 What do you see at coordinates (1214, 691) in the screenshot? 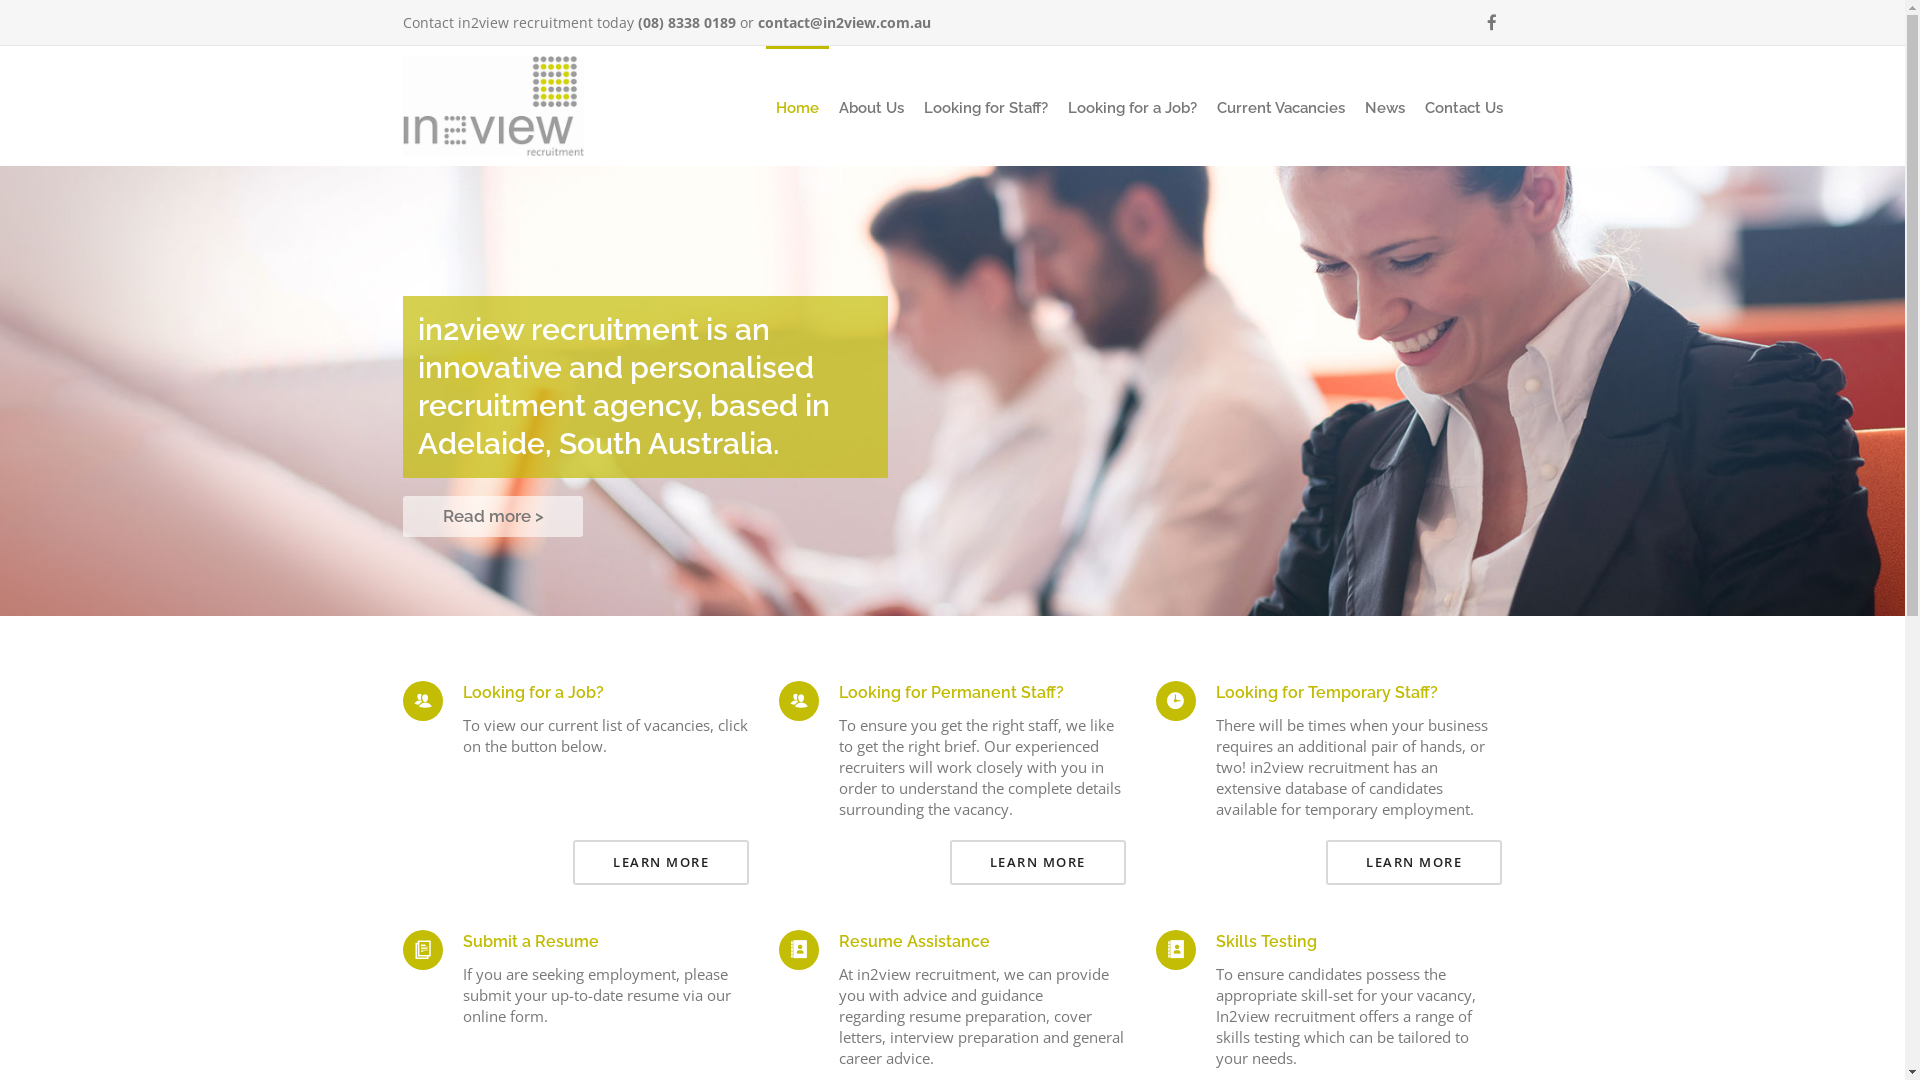
I see `'Looking for Temporary Staff?'` at bounding box center [1214, 691].